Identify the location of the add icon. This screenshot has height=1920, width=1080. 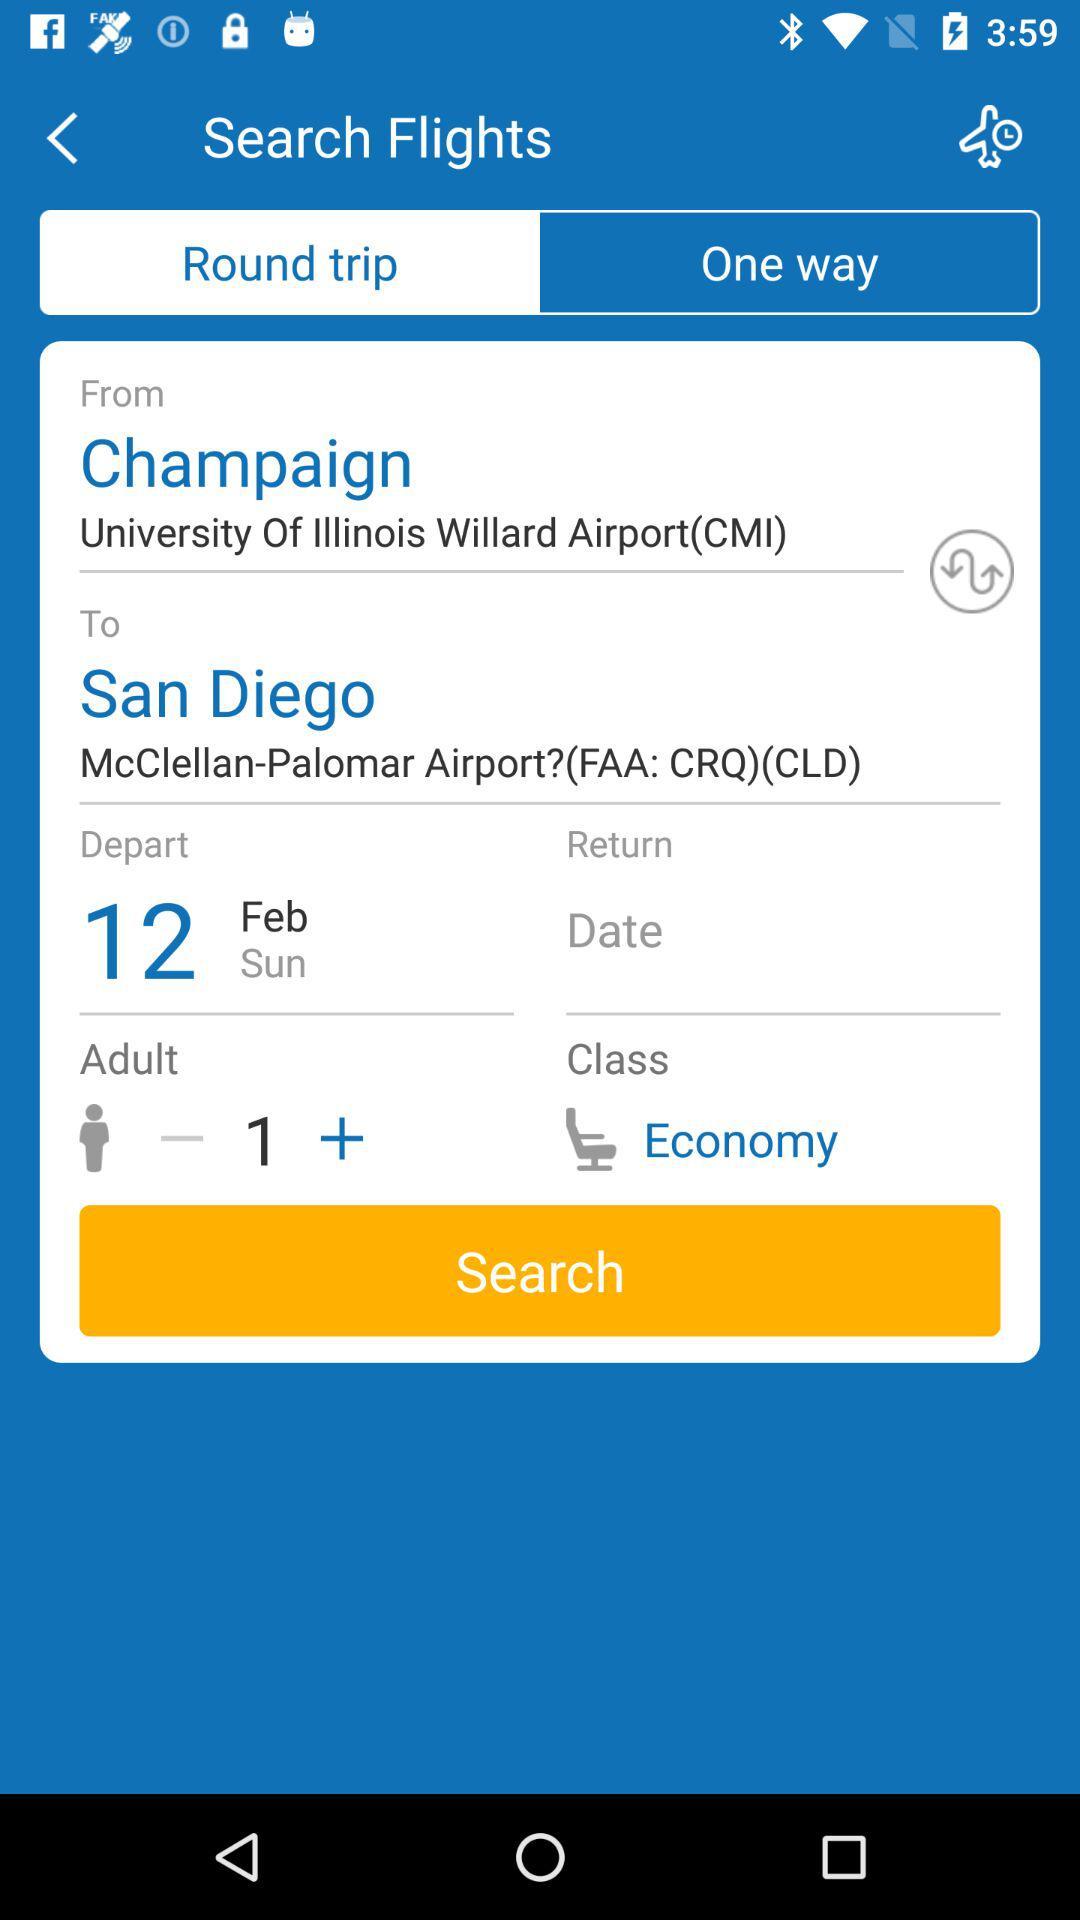
(334, 1138).